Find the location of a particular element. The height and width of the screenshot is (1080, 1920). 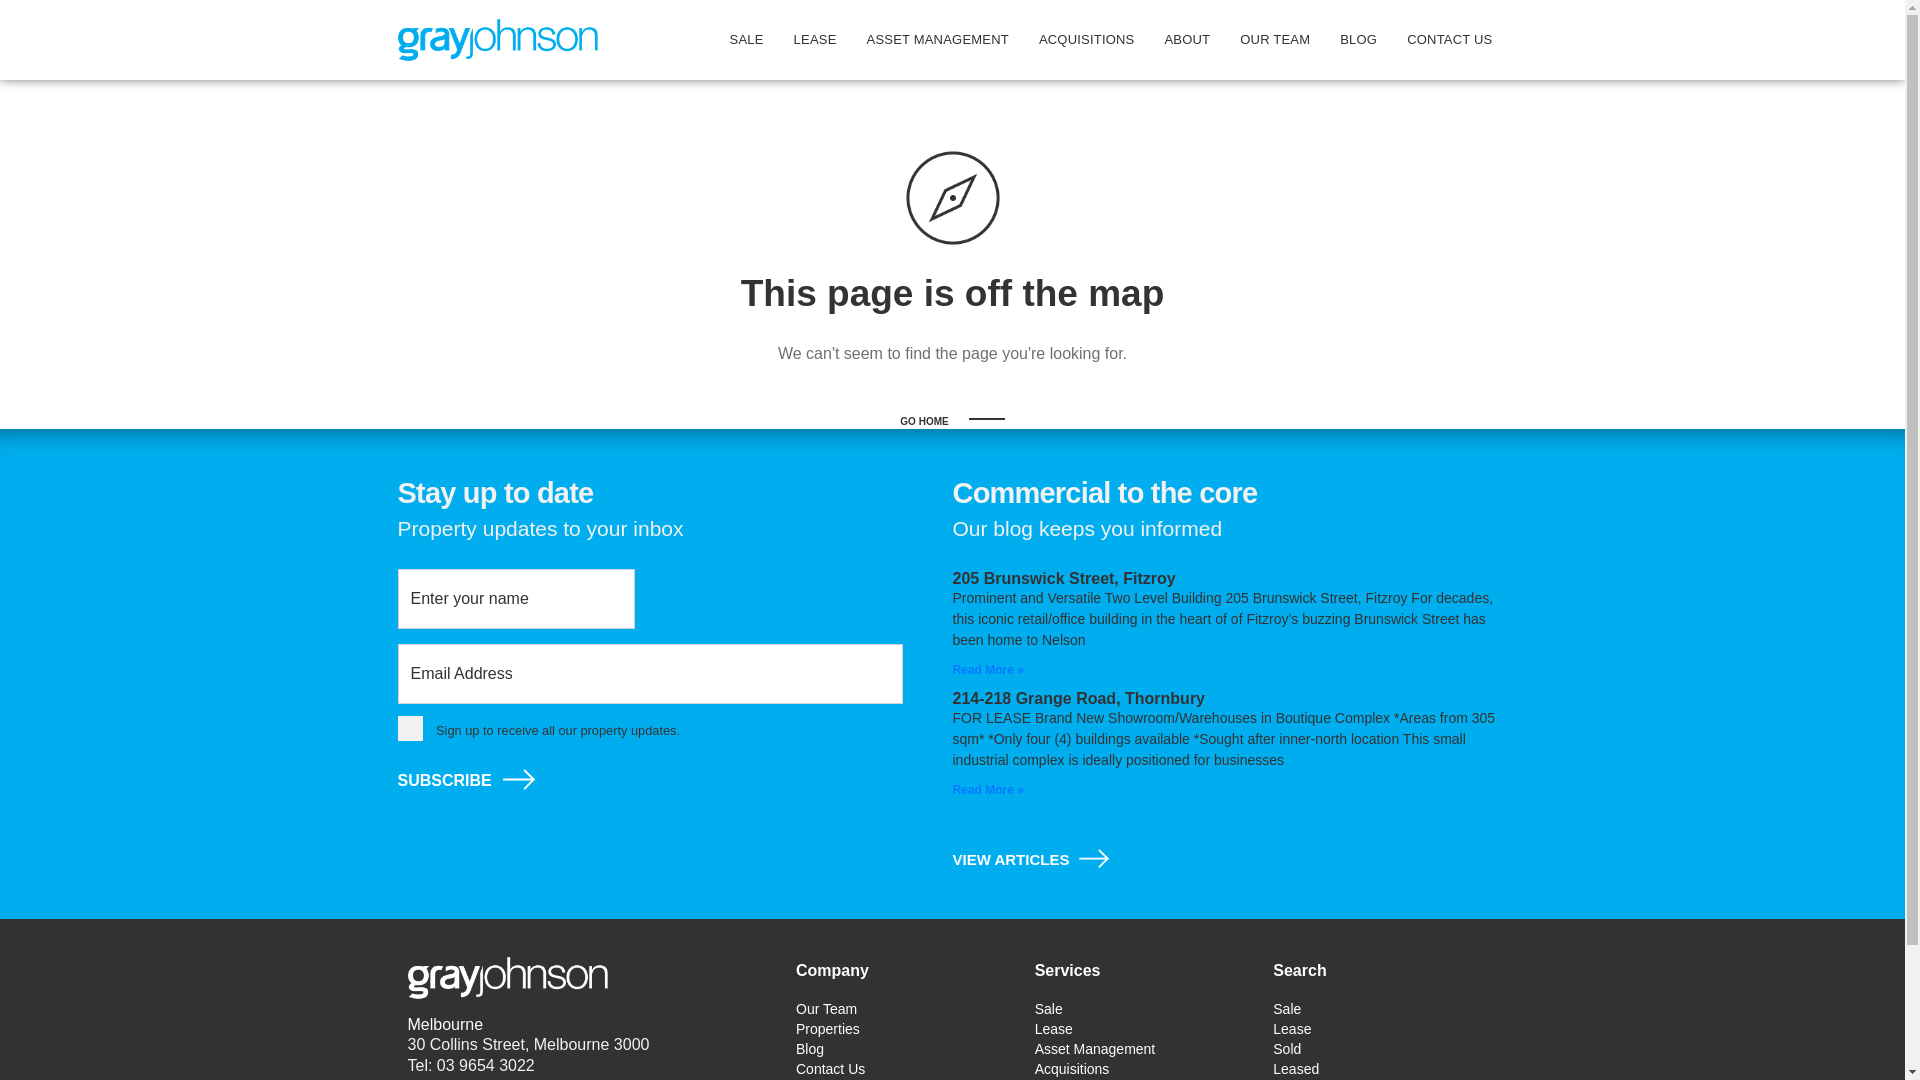

'ASSET MANAGEMENT' is located at coordinates (936, 39).